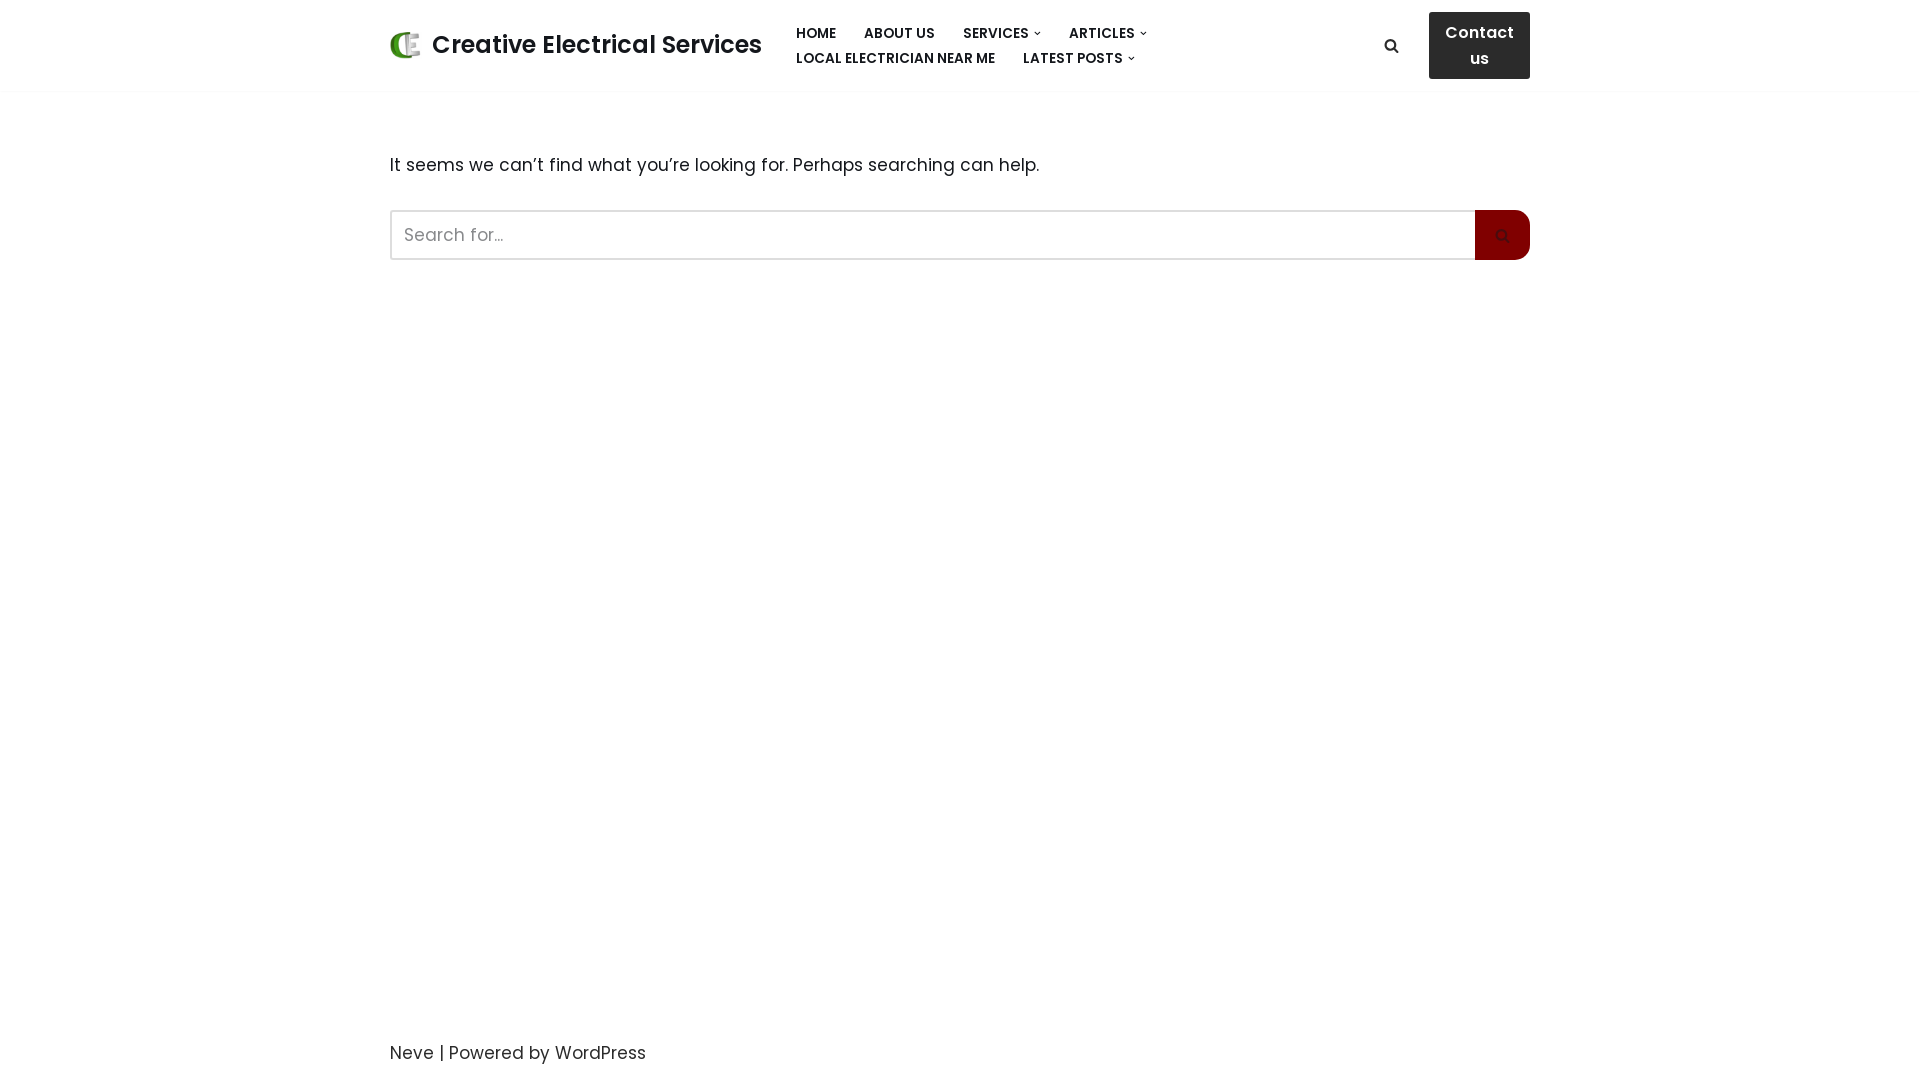 This screenshot has width=1920, height=1080. What do you see at coordinates (864, 33) in the screenshot?
I see `'ABOUT US'` at bounding box center [864, 33].